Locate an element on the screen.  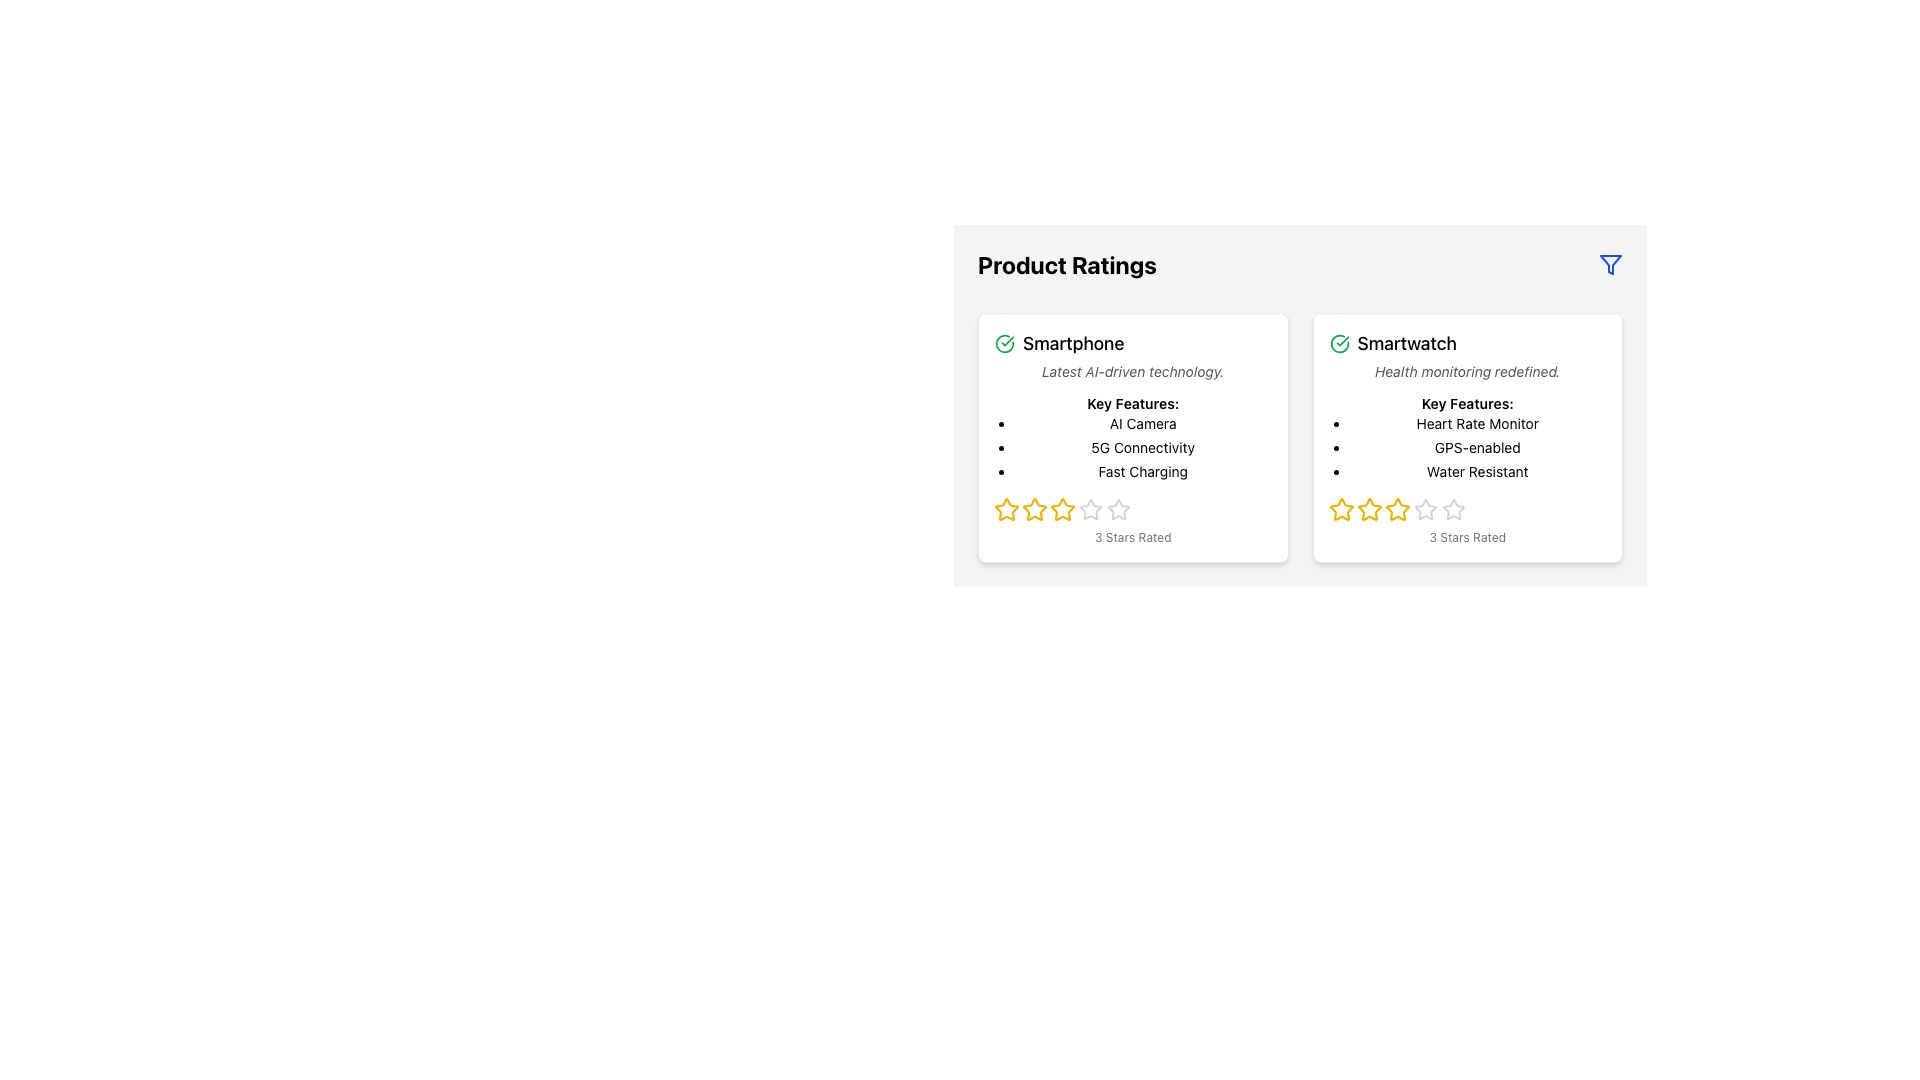
the filtering icon located in the top-right corner of the smartwatch details card is located at coordinates (1611, 264).